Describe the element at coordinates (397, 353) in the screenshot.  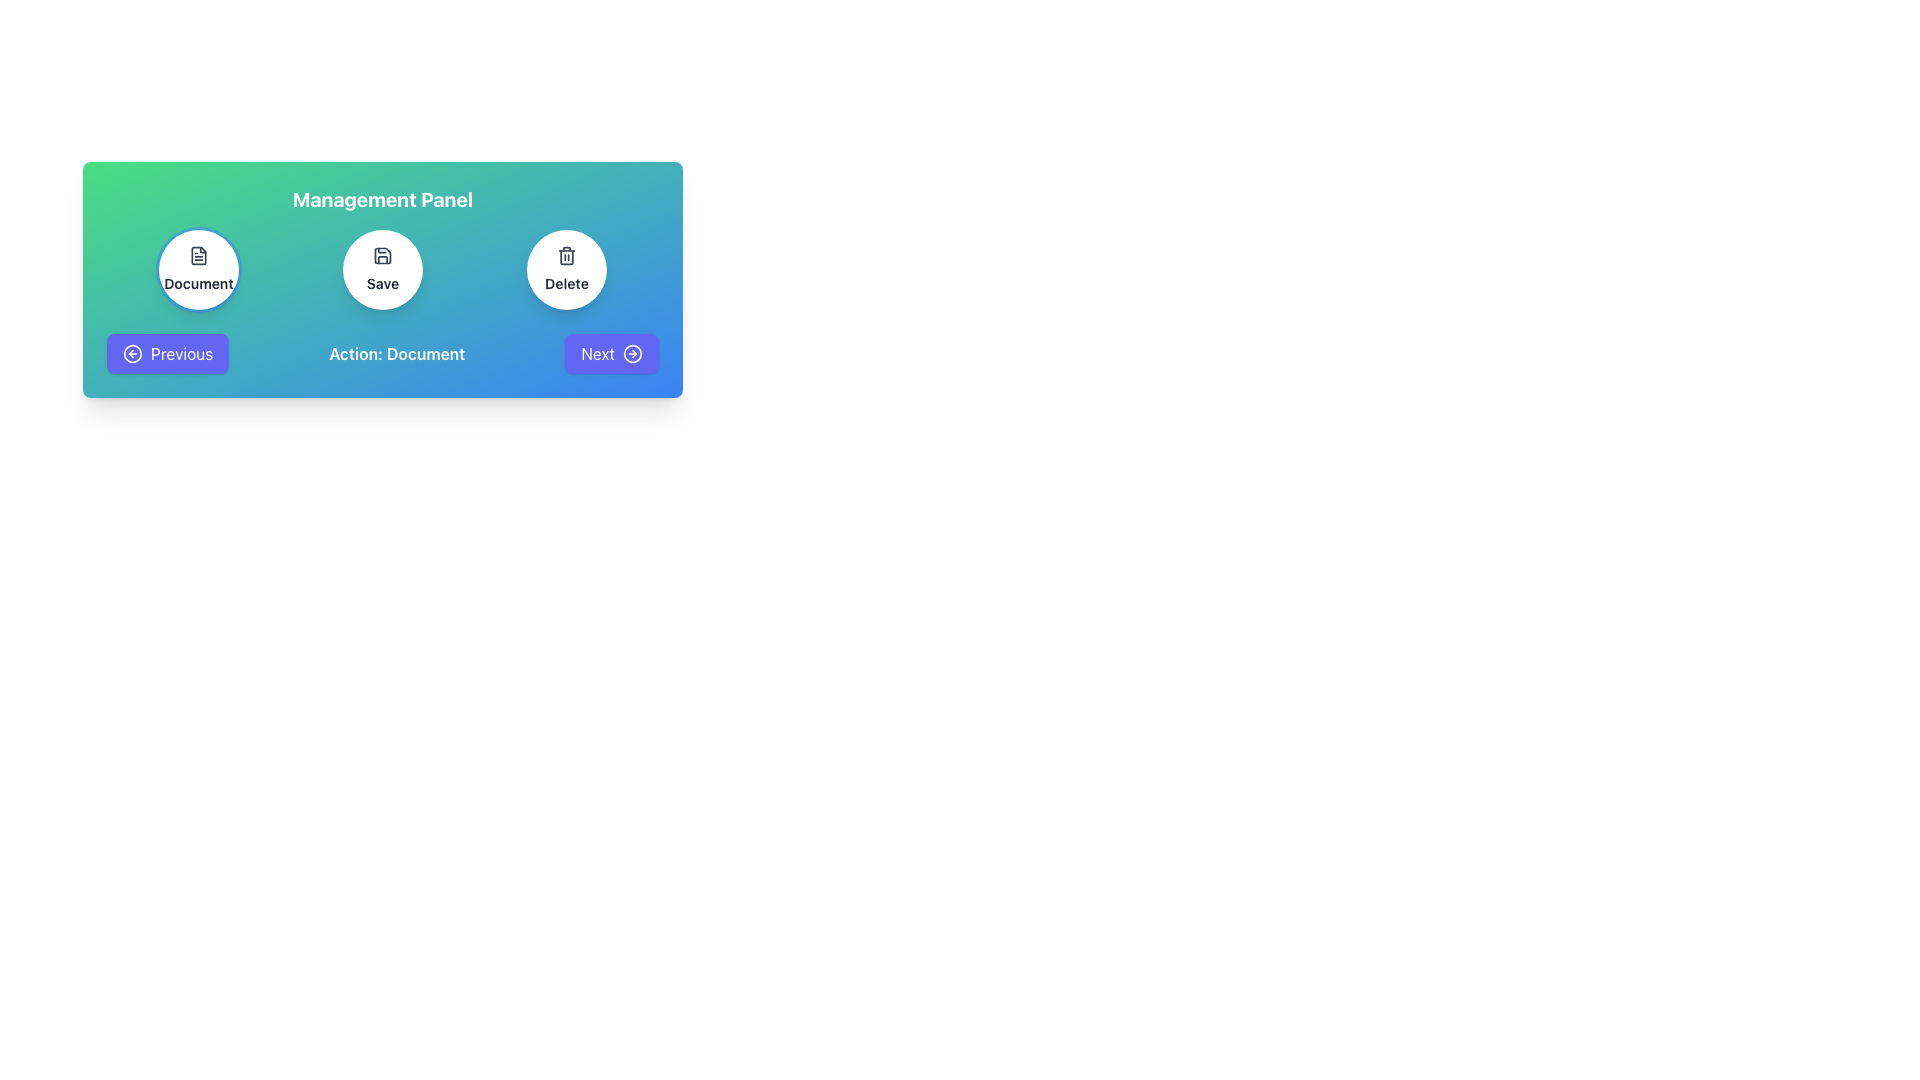
I see `the text label displaying 'Action: Document', which is centrally positioned between the 'Previous' and 'Next' buttons` at that location.